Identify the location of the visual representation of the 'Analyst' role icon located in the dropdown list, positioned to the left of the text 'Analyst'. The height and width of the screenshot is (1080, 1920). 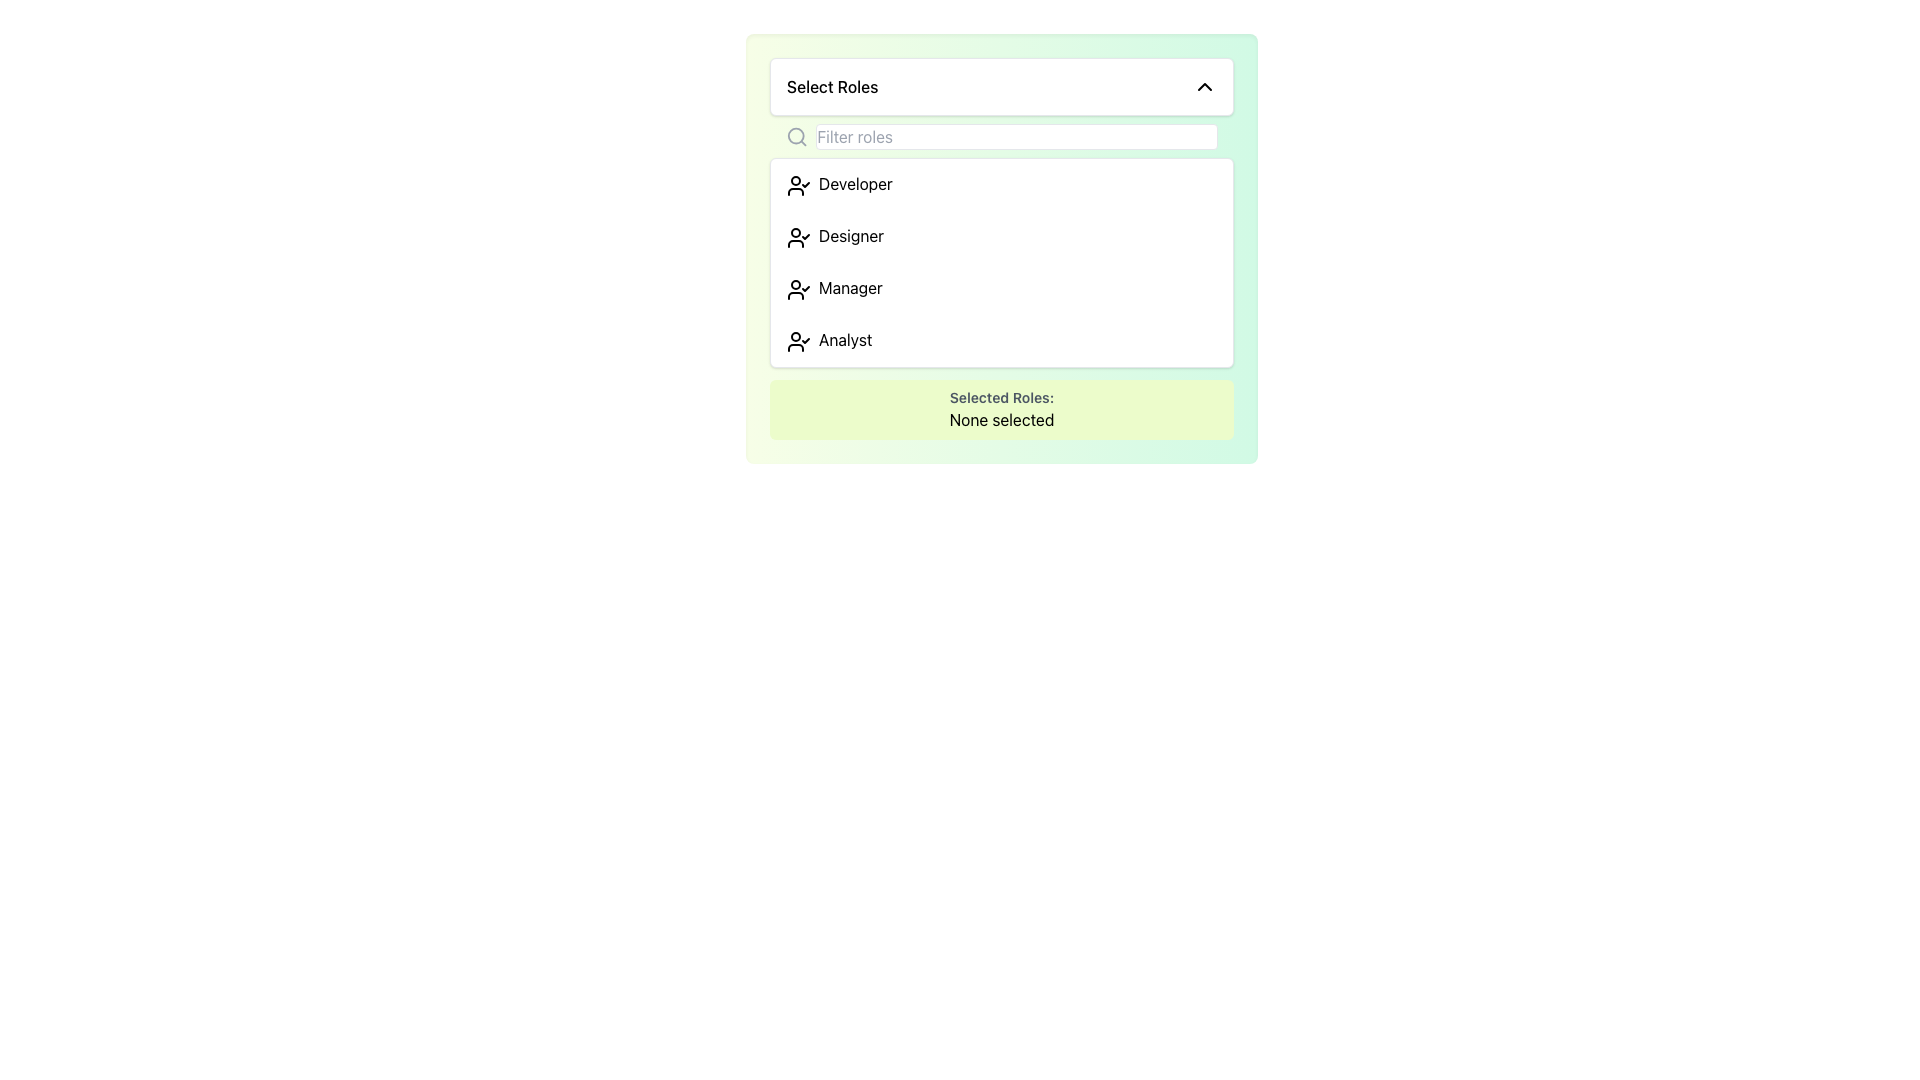
(797, 339).